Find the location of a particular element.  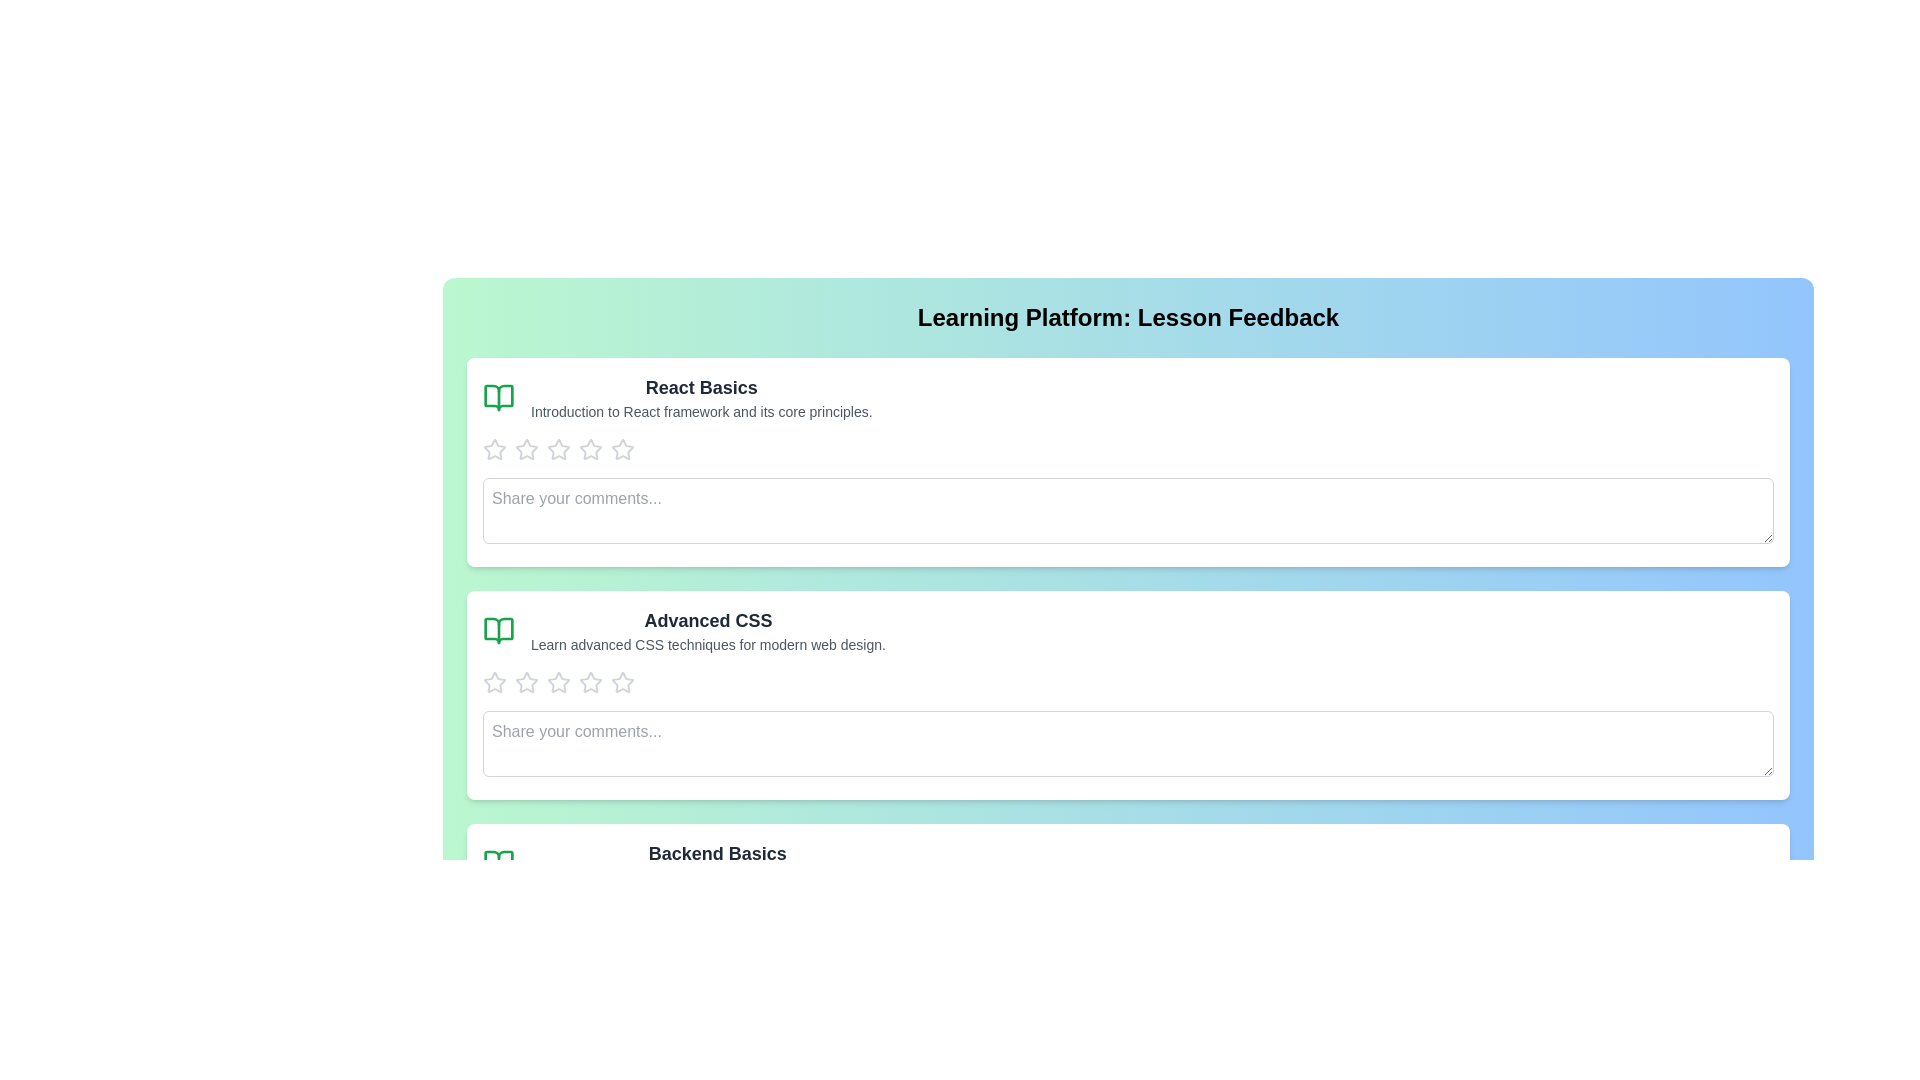

the green icon resembling an open book, located to the left of the 'Backend Basics' text block is located at coordinates (499, 863).